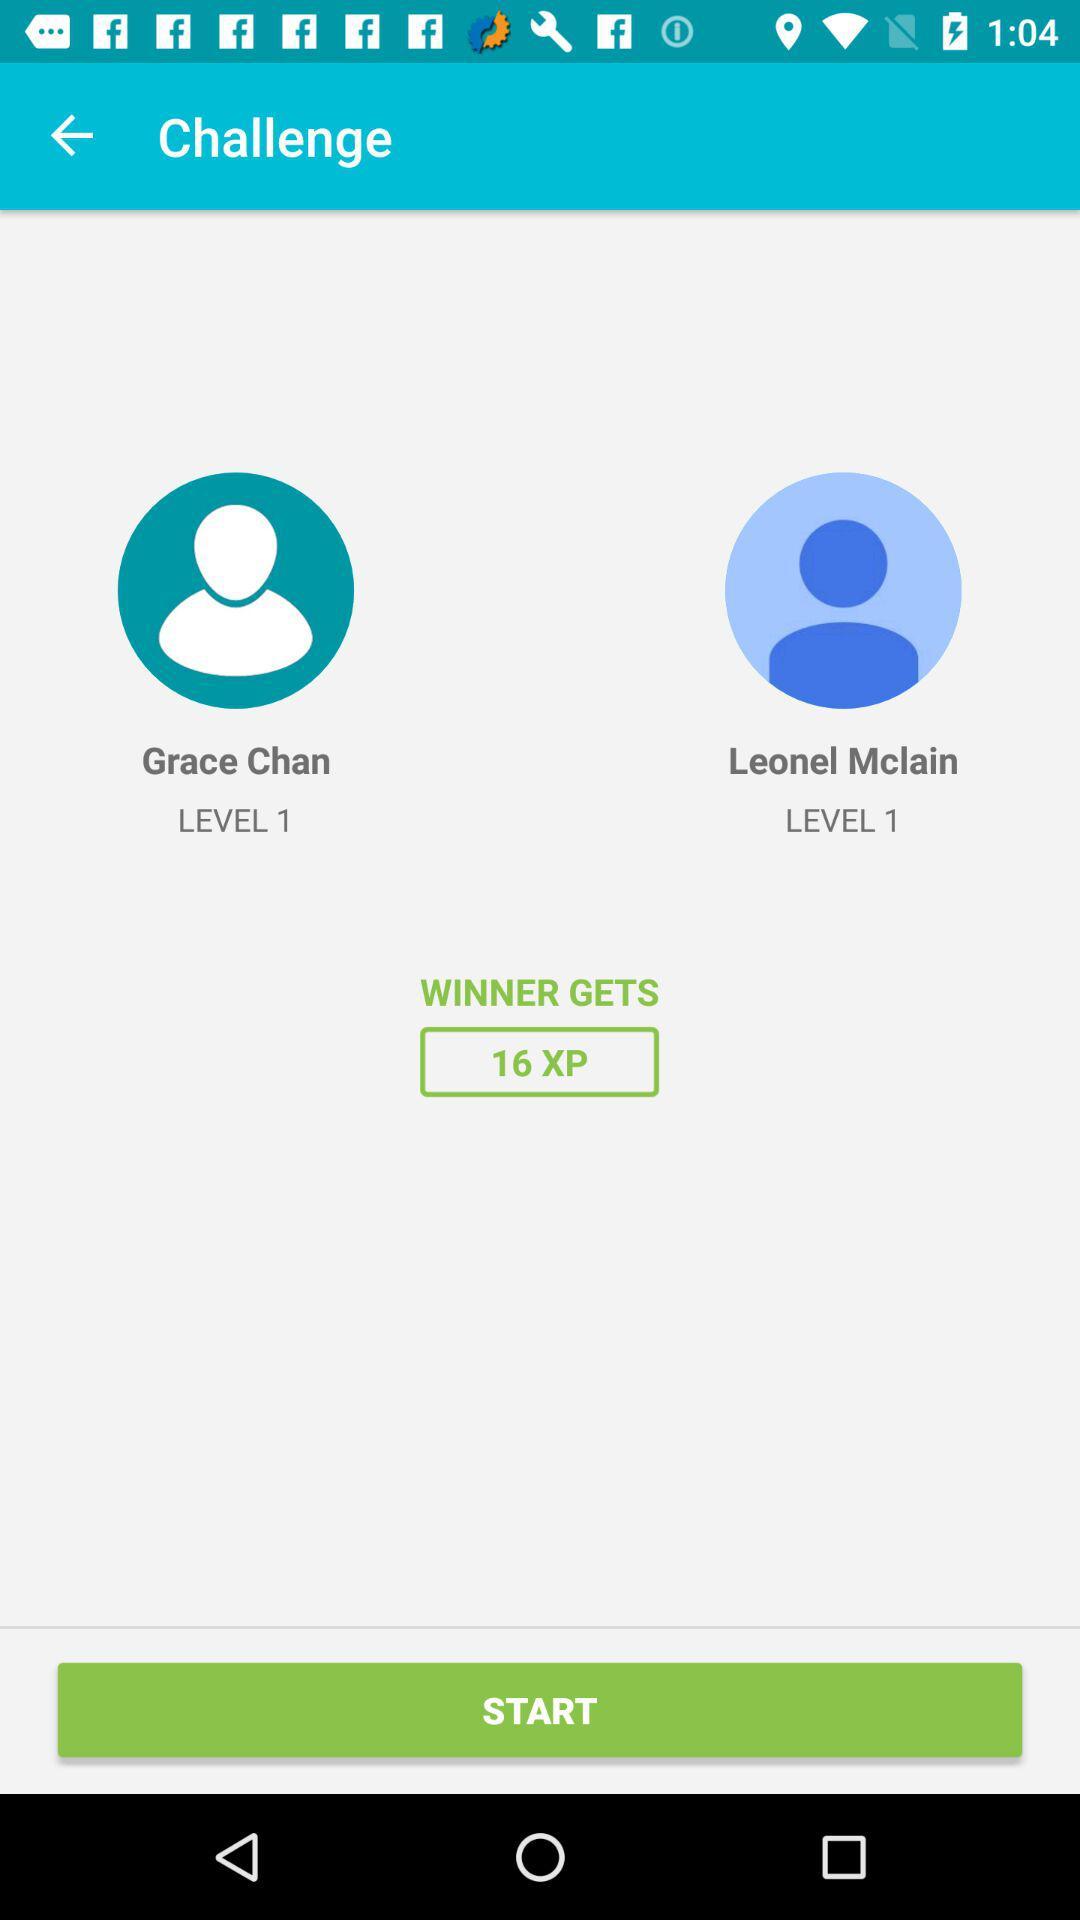 This screenshot has height=1920, width=1080. Describe the element at coordinates (234, 589) in the screenshot. I see `change profile` at that location.